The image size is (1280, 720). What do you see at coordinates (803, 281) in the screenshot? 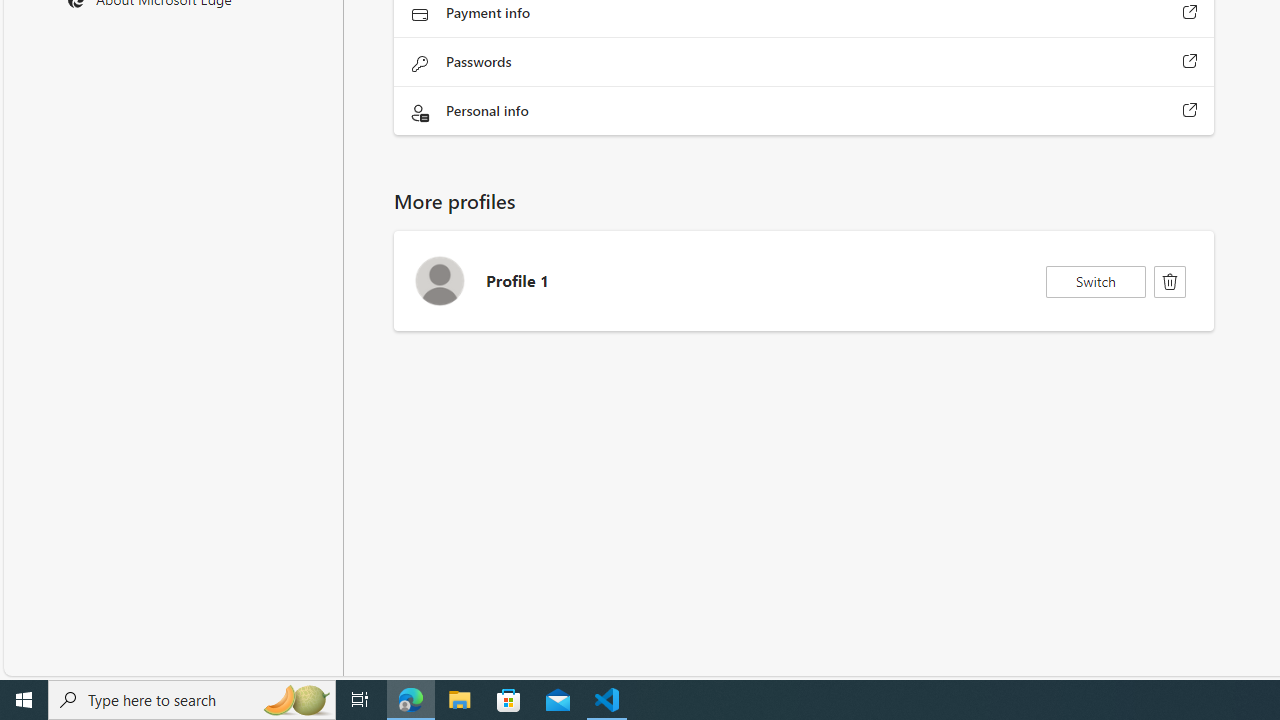
I see `'Profile 1'` at bounding box center [803, 281].